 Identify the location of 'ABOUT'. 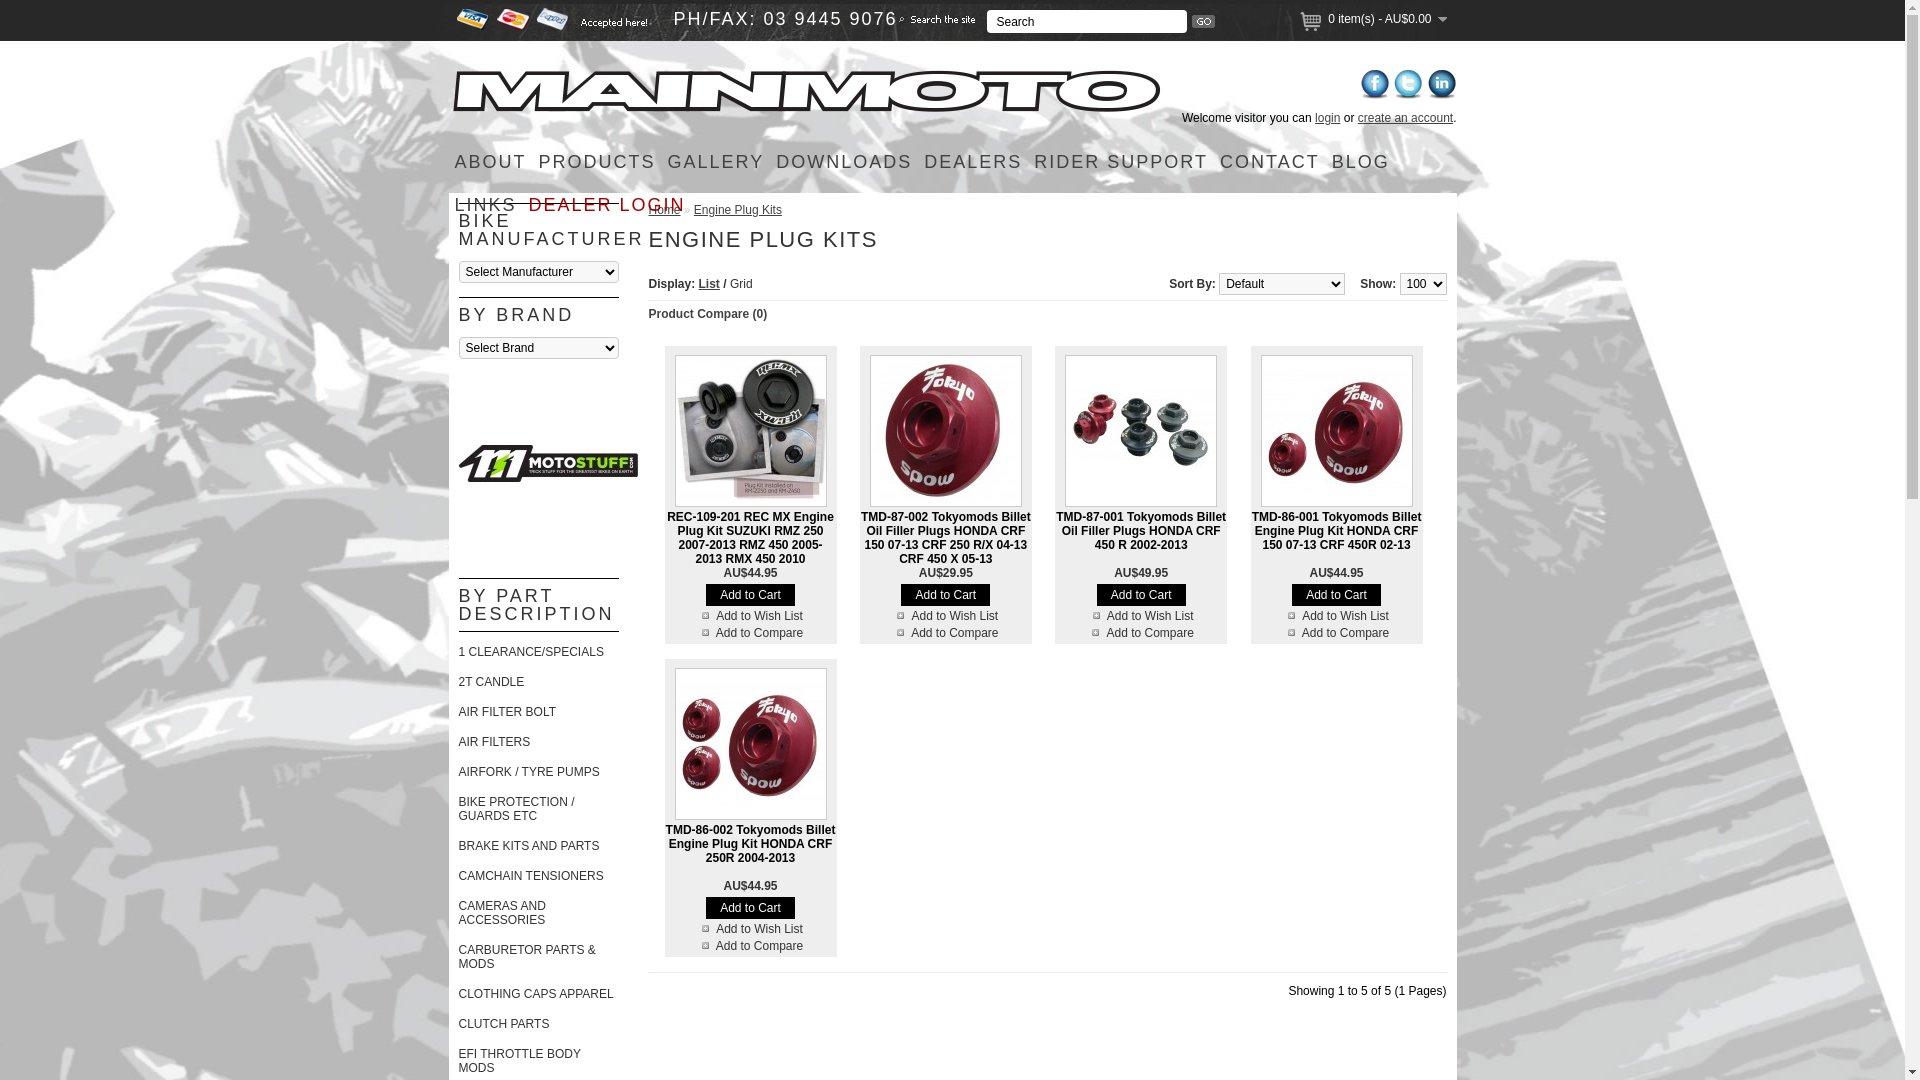
(489, 161).